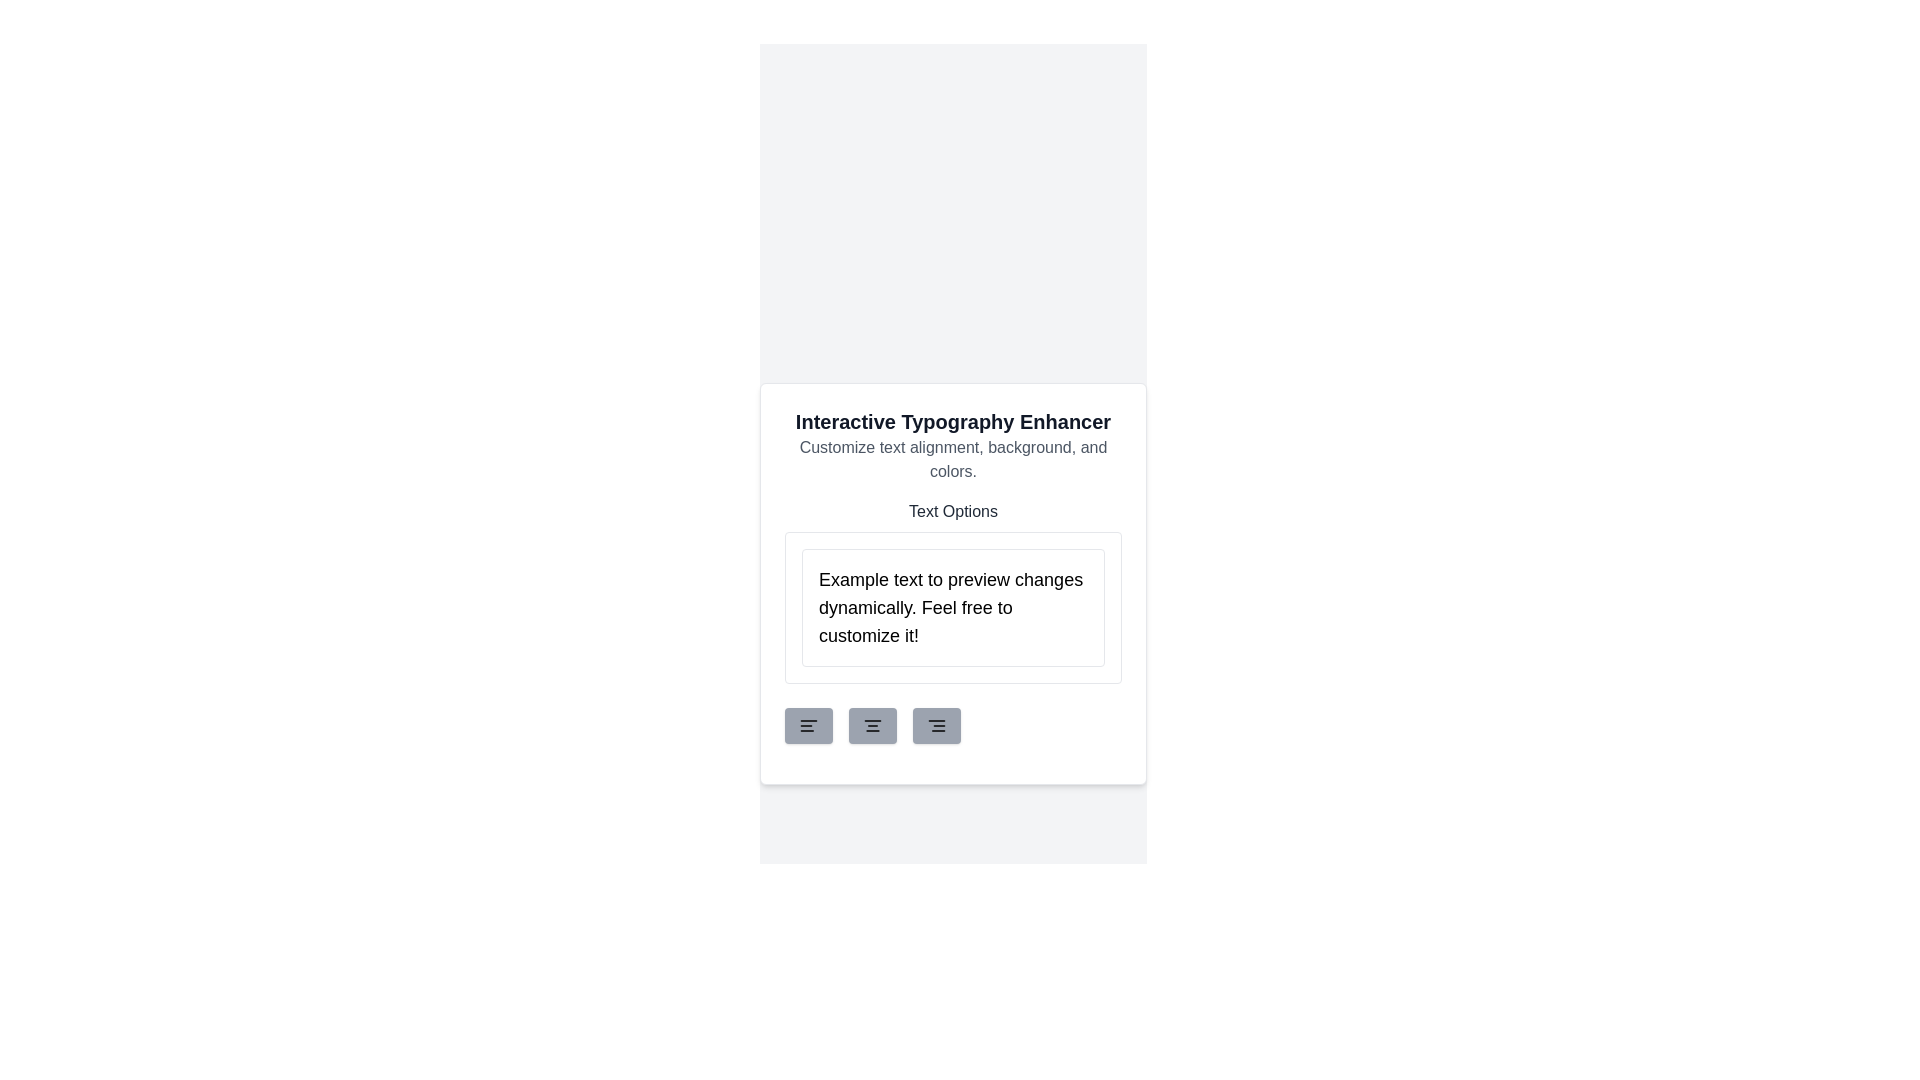  Describe the element at coordinates (952, 725) in the screenshot. I see `the text alignment button that aligns text to the right, which is the third button from the left` at that location.